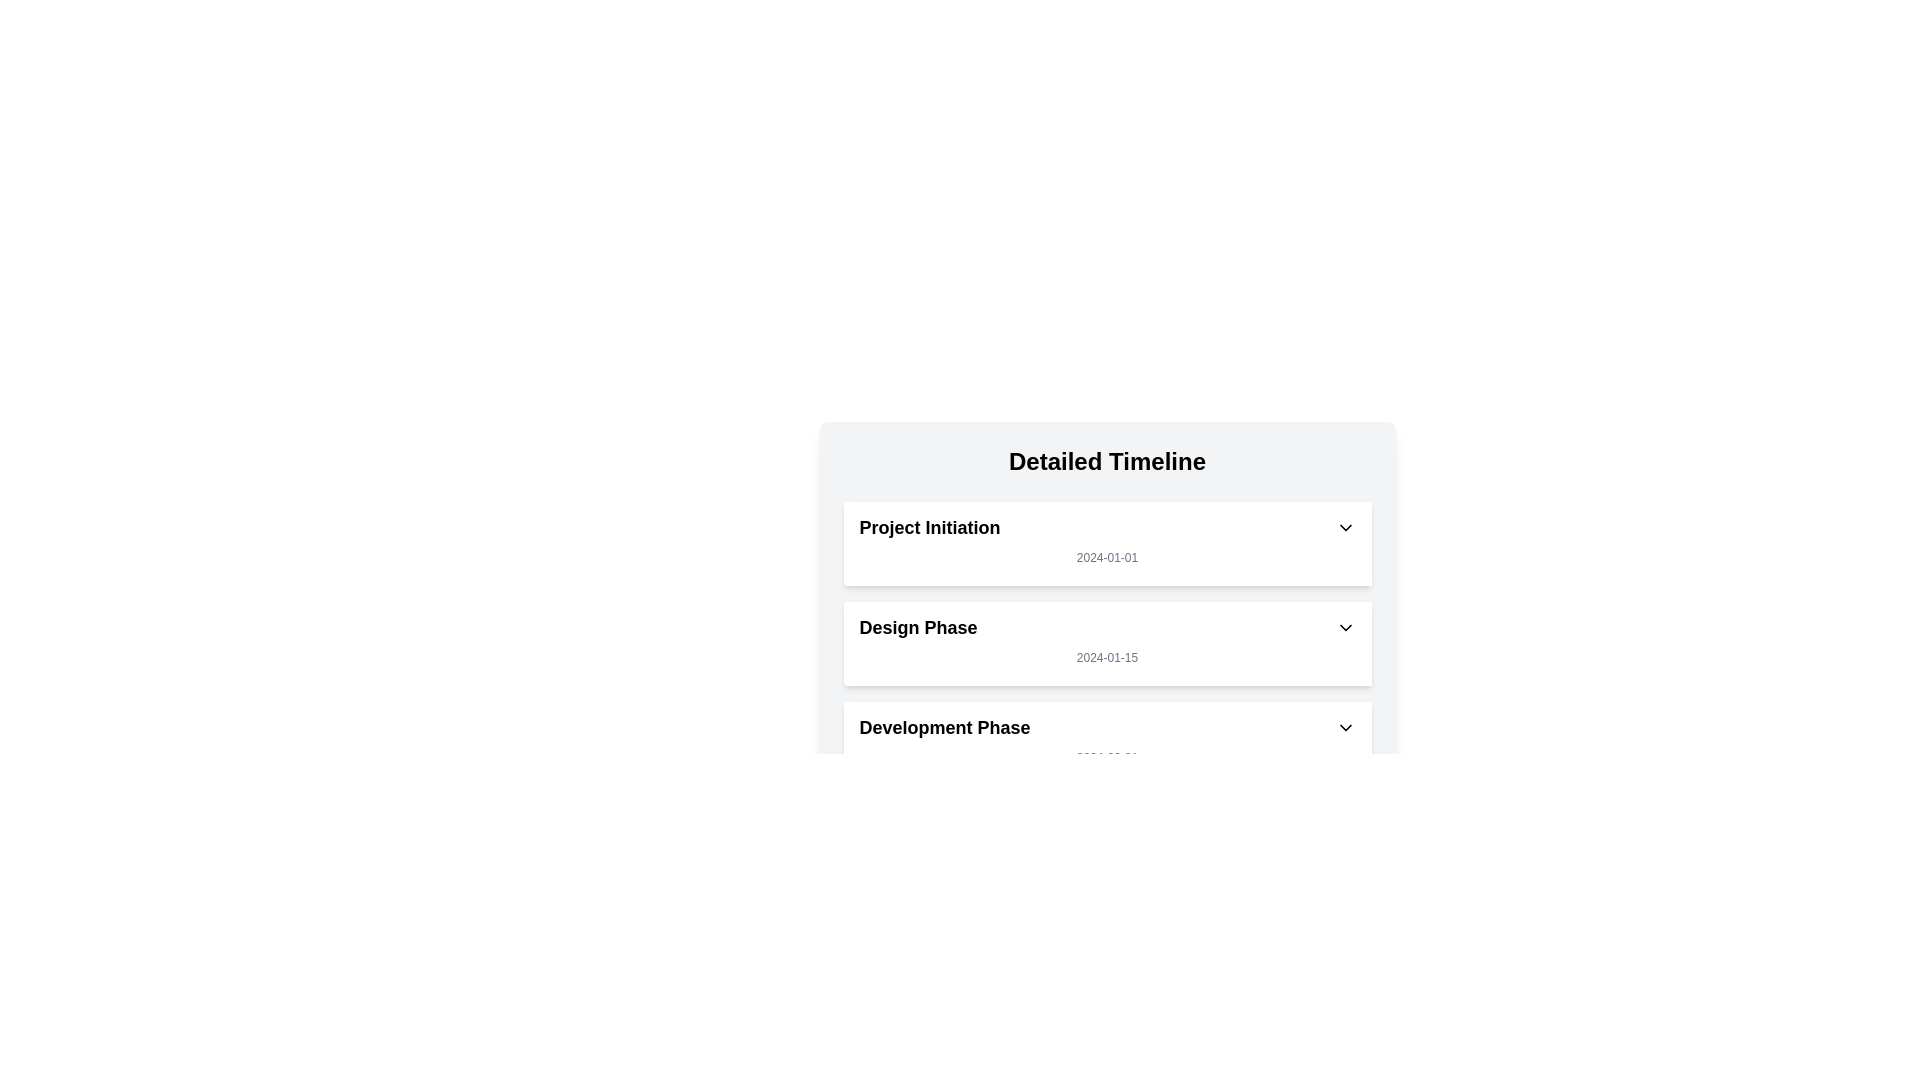  What do you see at coordinates (944, 728) in the screenshot?
I see `the 'Development Phase' text label, which is styled in bold and larger font, located below the 'Design Phase' section in the 'Detailed Timeline' vertical list` at bounding box center [944, 728].